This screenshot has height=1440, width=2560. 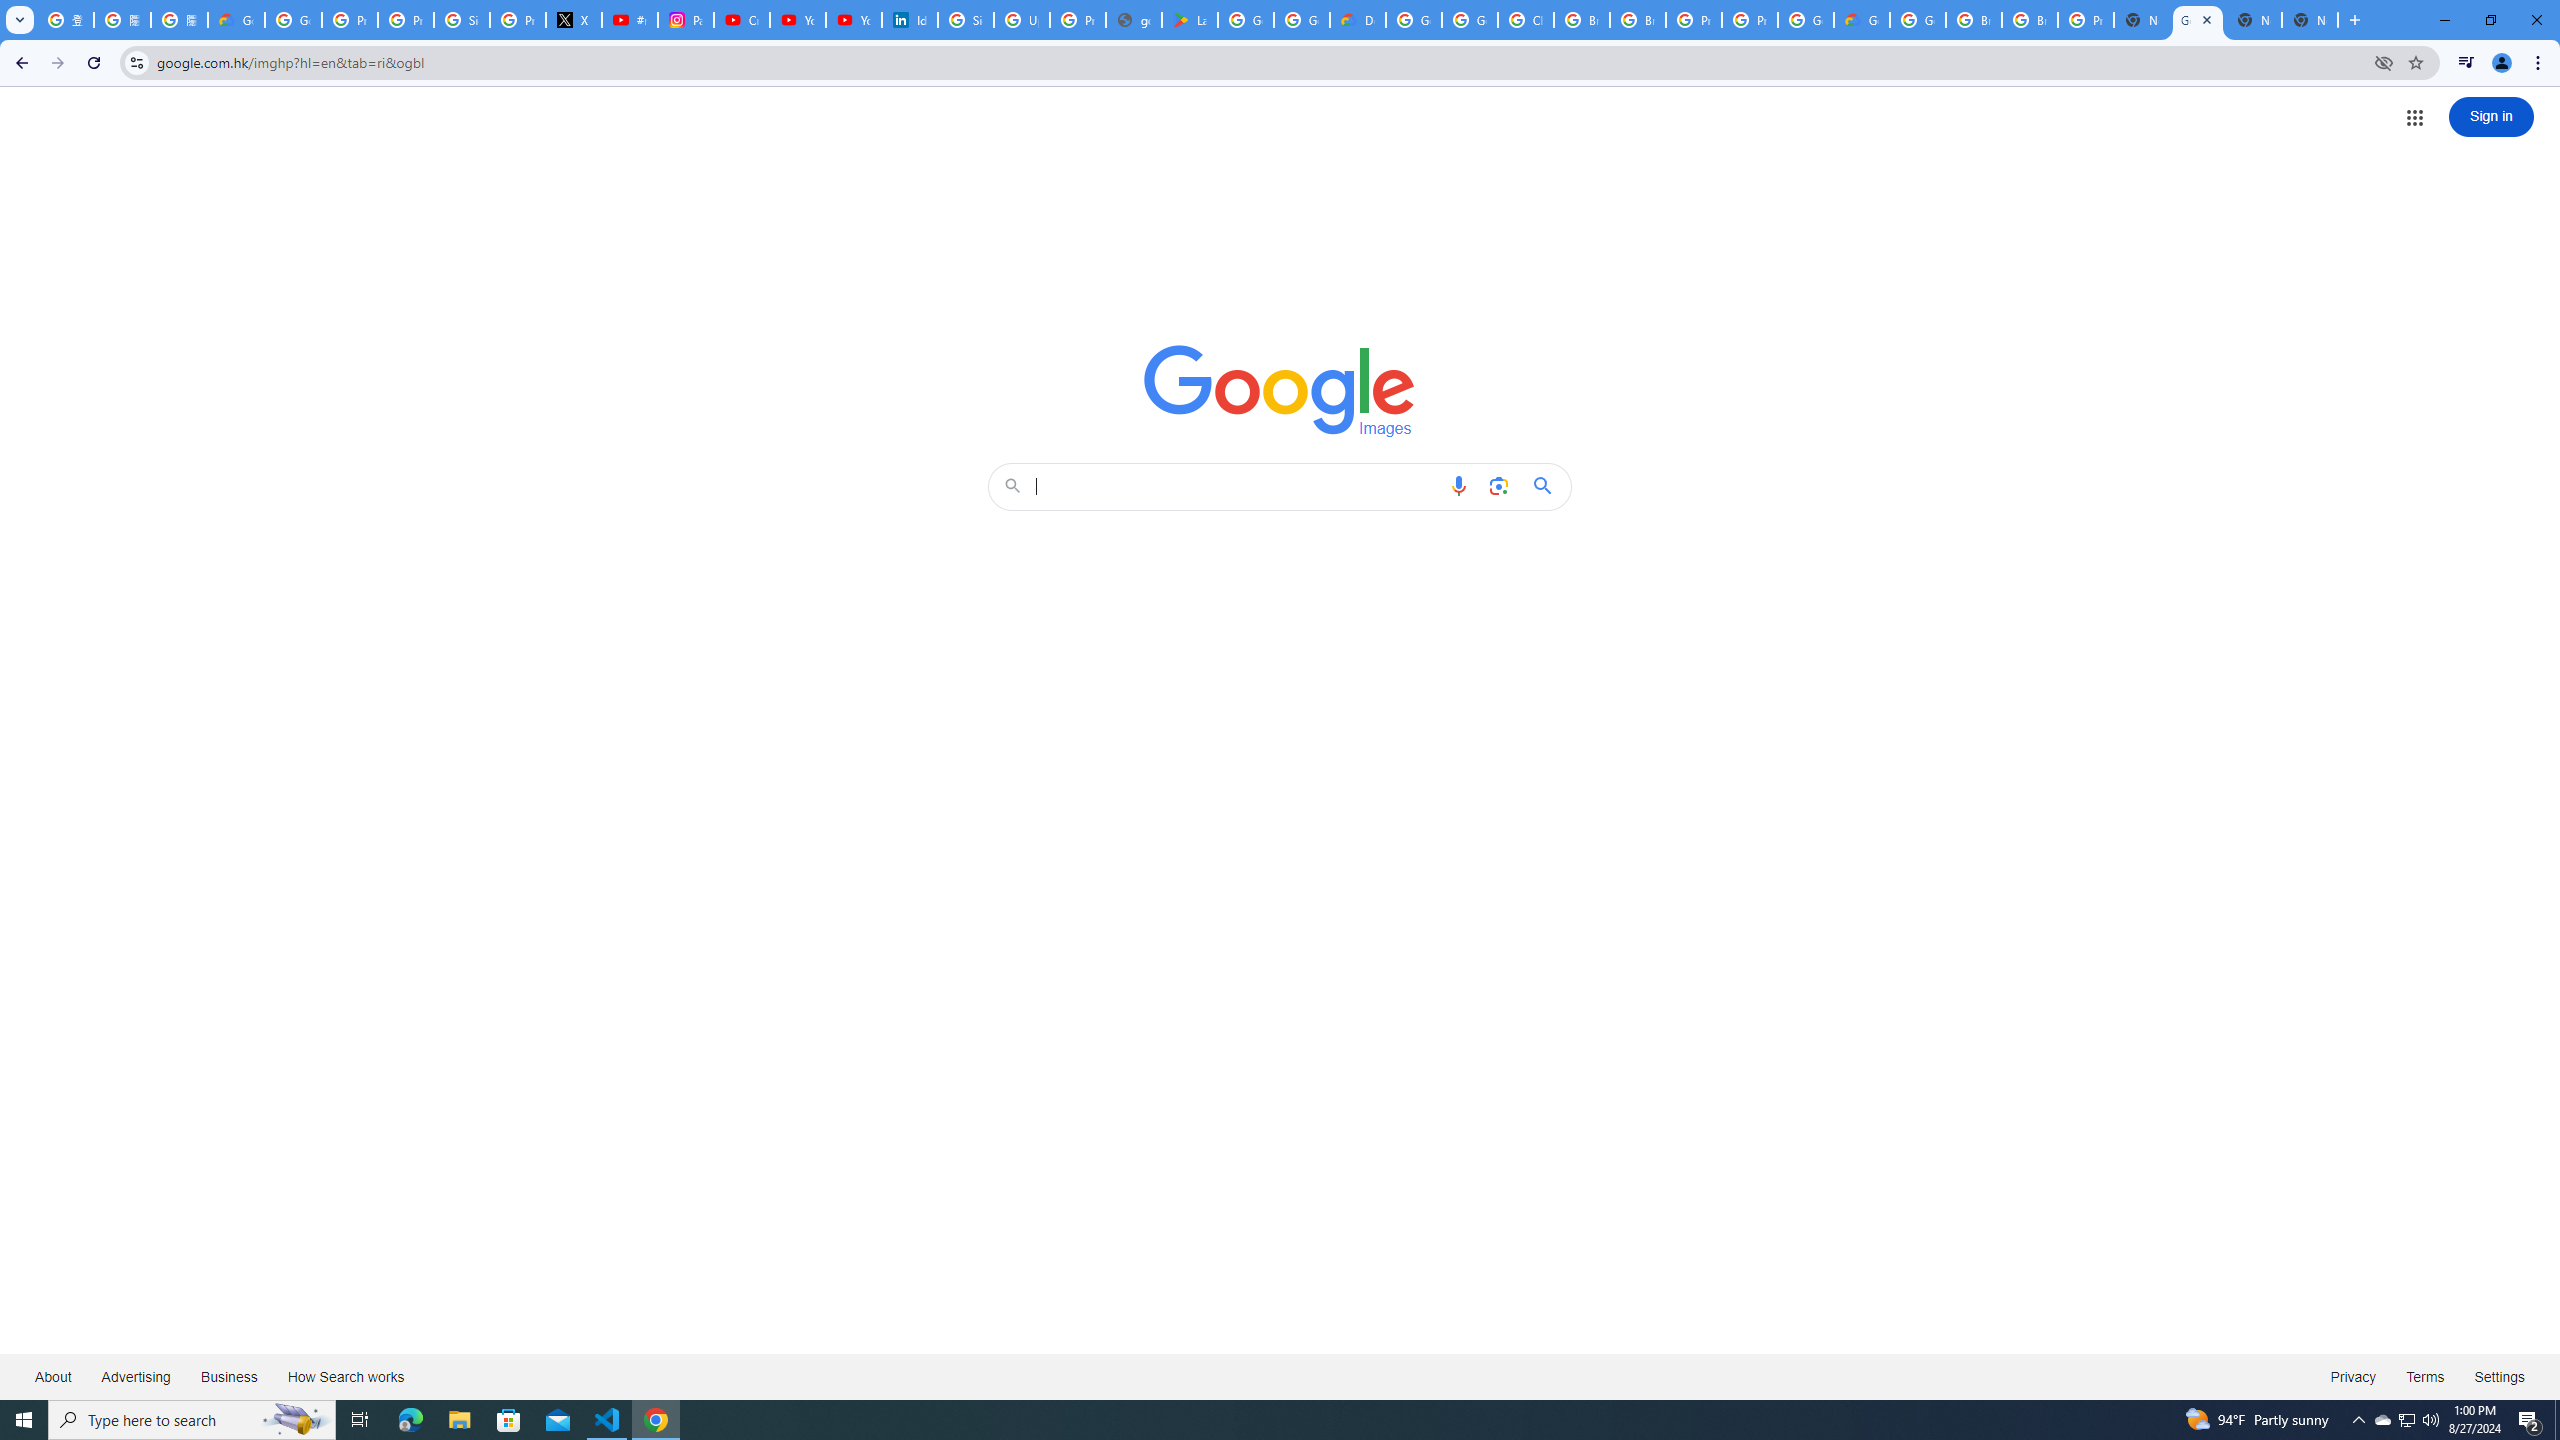 I want to click on 'Business', so click(x=228, y=1375).